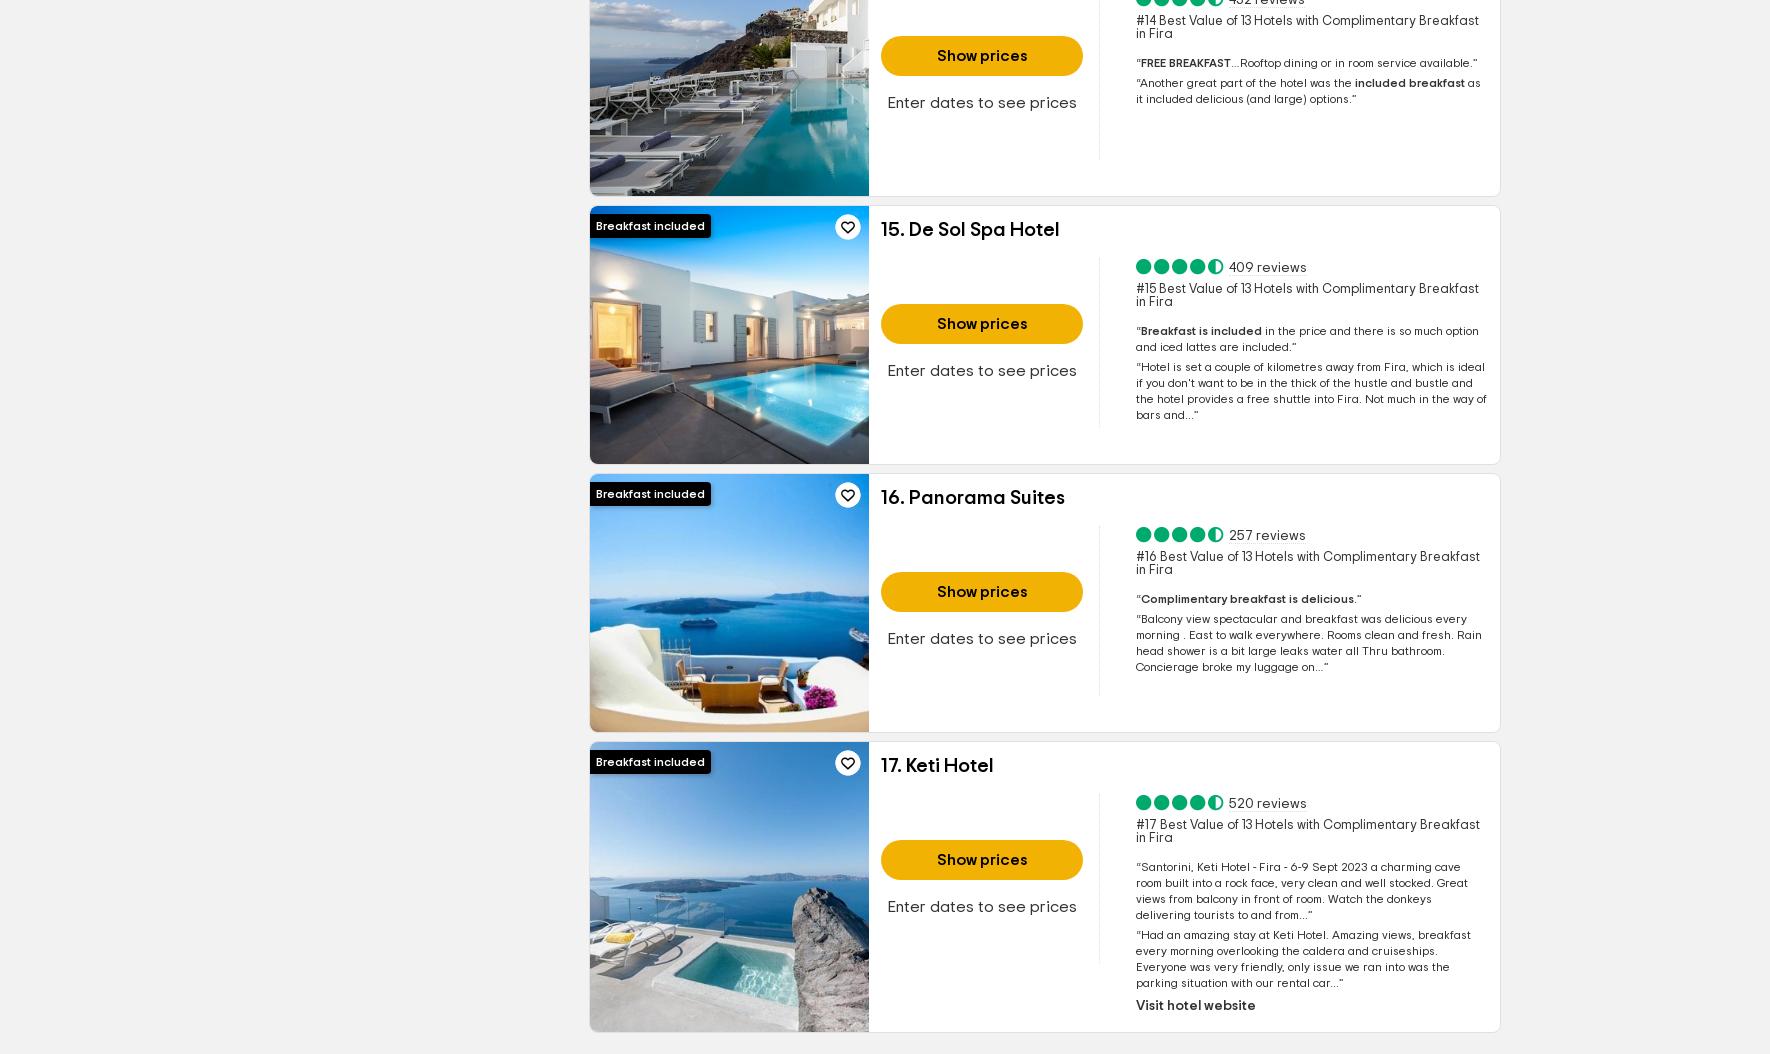  Describe the element at coordinates (1305, 28) in the screenshot. I see `'#14 Best Value of 13 Hotels with Complimentary Breakfast in Fira'` at that location.